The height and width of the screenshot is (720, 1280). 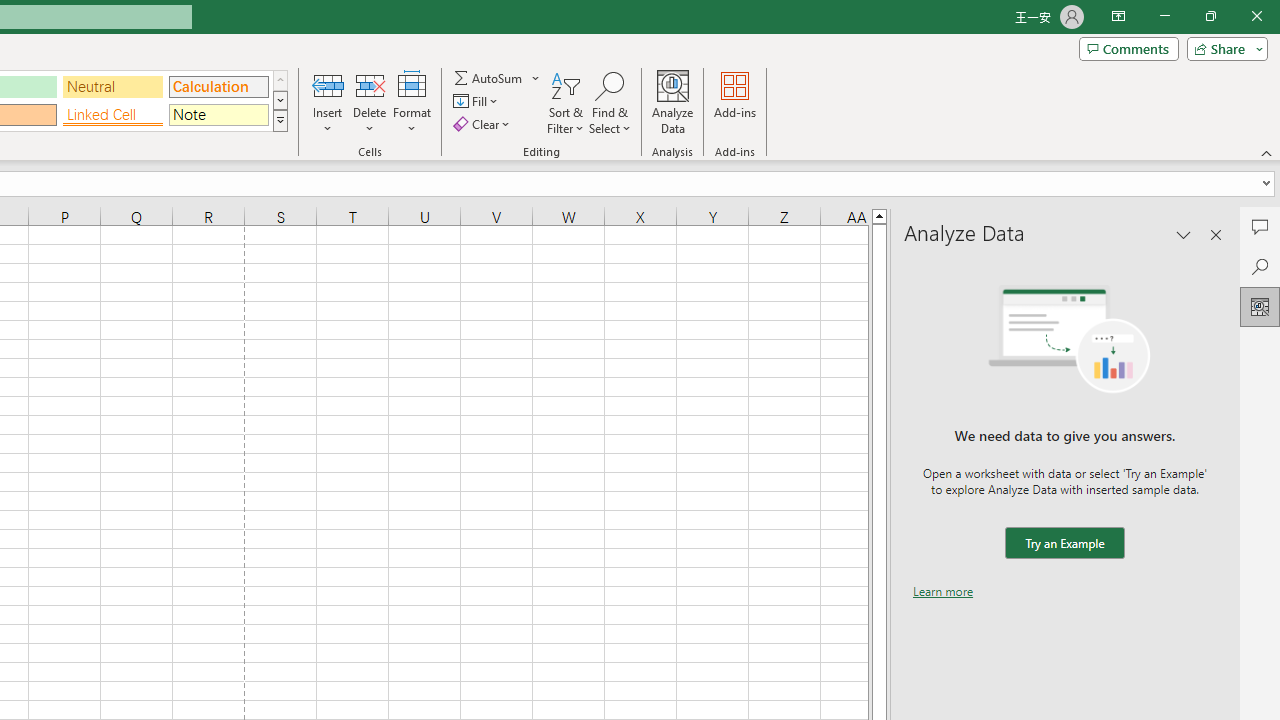 What do you see at coordinates (279, 120) in the screenshot?
I see `'Class: NetUIImage'` at bounding box center [279, 120].